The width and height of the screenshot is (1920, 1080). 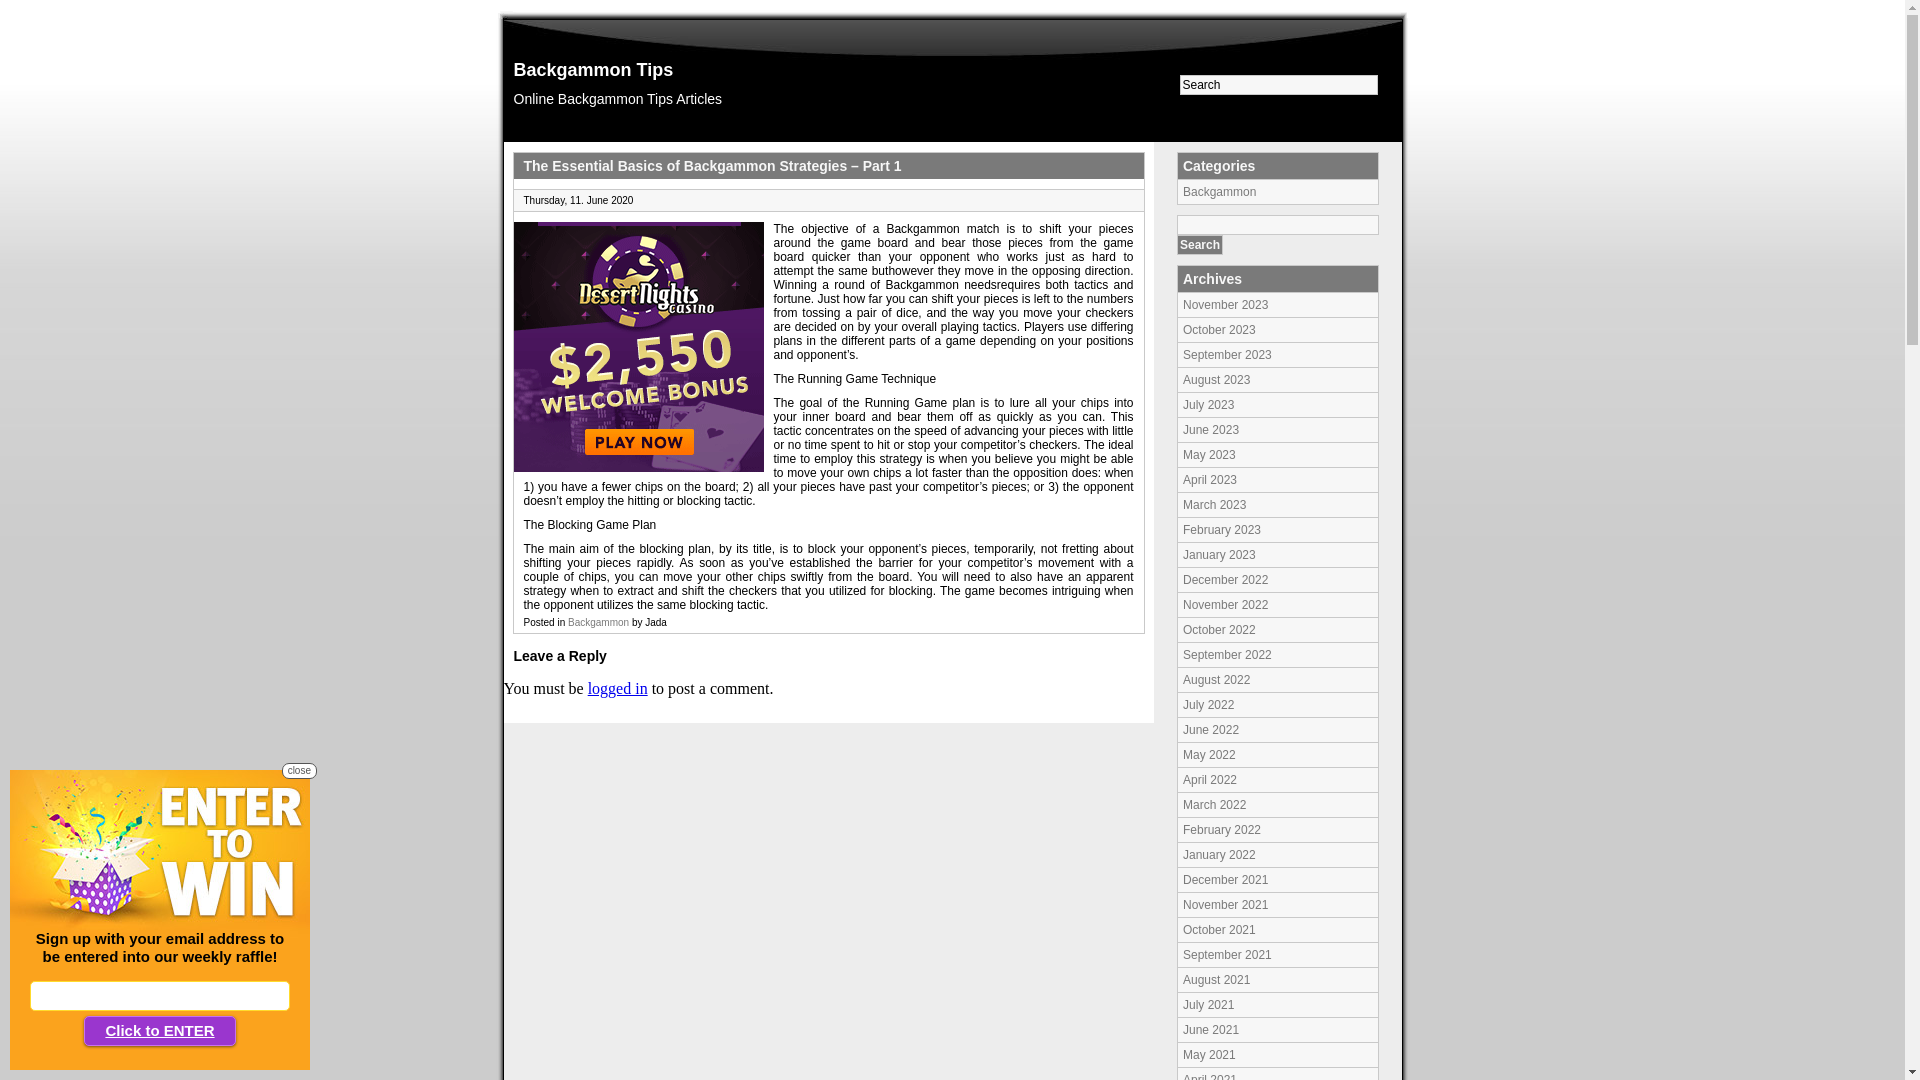 What do you see at coordinates (1226, 353) in the screenshot?
I see `'September 2023'` at bounding box center [1226, 353].